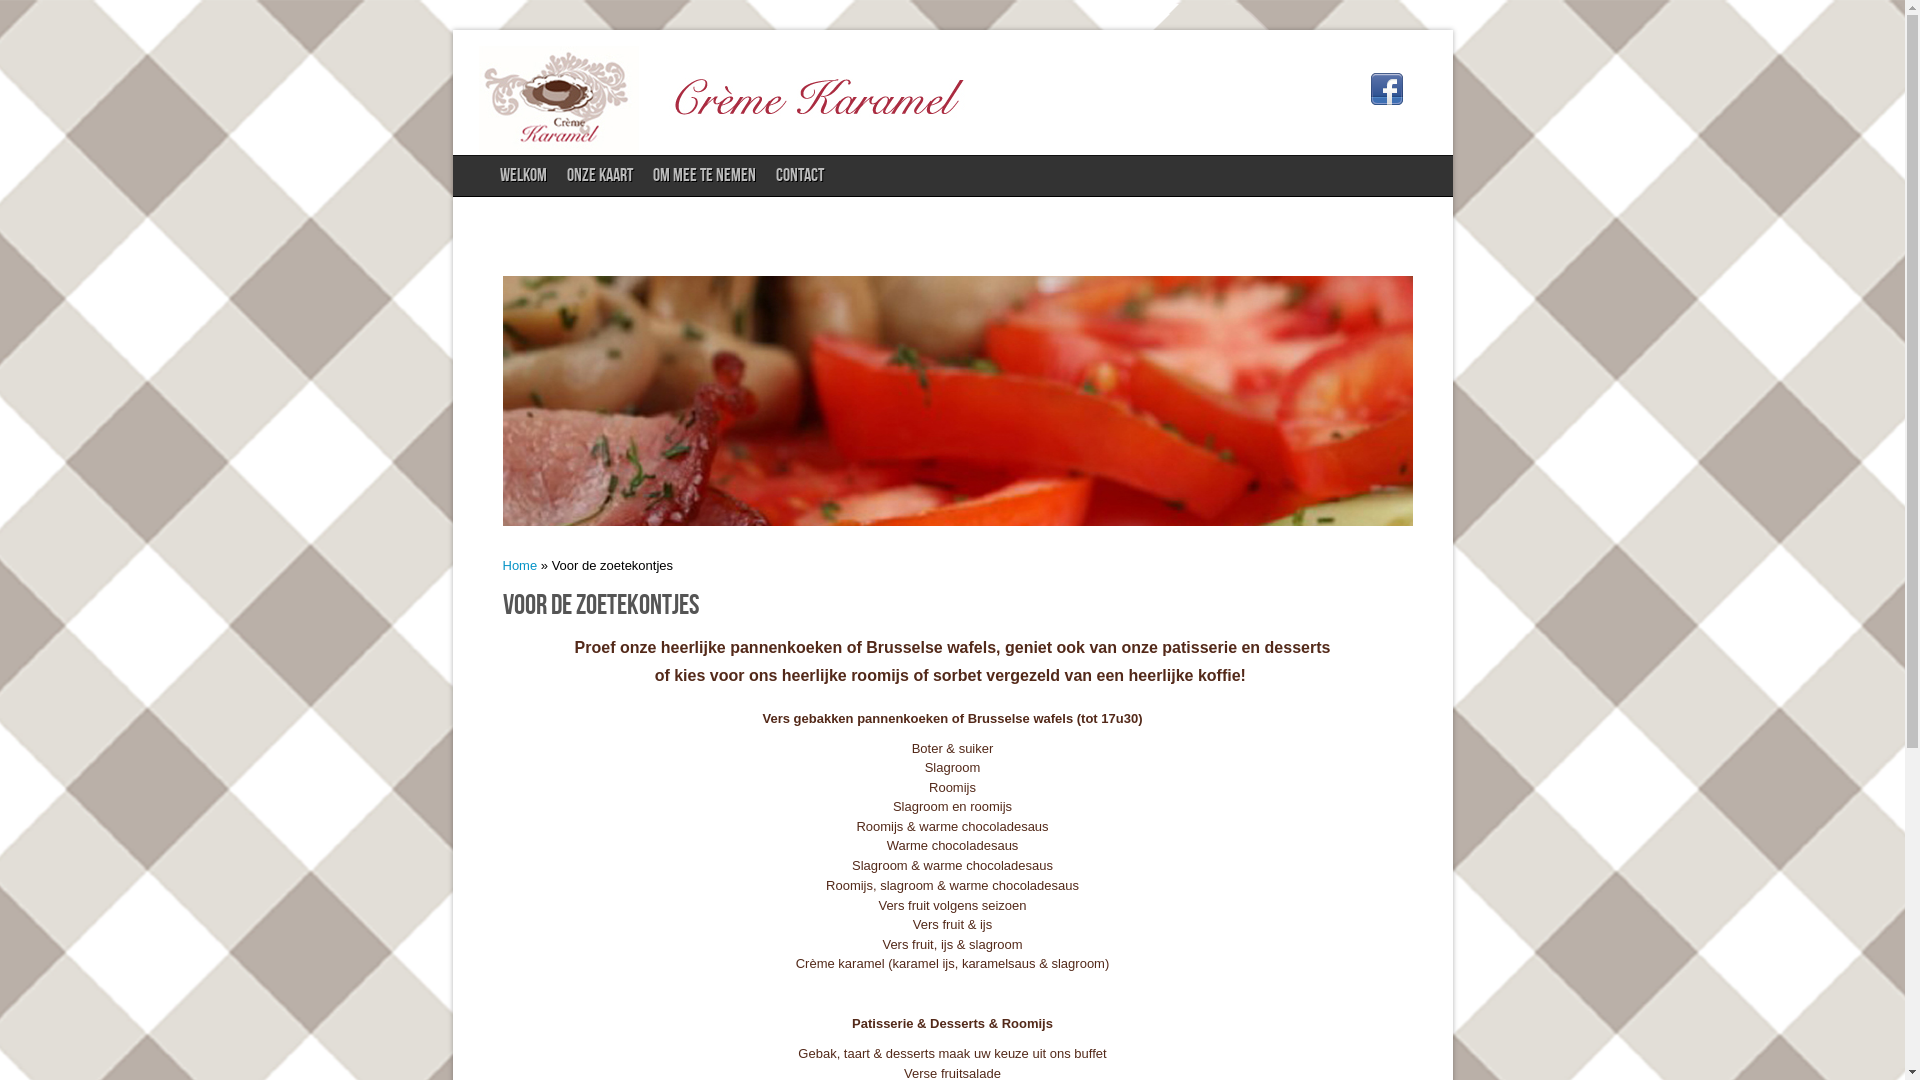 This screenshot has width=1920, height=1080. What do you see at coordinates (489, 175) in the screenshot?
I see `'WELKOM'` at bounding box center [489, 175].